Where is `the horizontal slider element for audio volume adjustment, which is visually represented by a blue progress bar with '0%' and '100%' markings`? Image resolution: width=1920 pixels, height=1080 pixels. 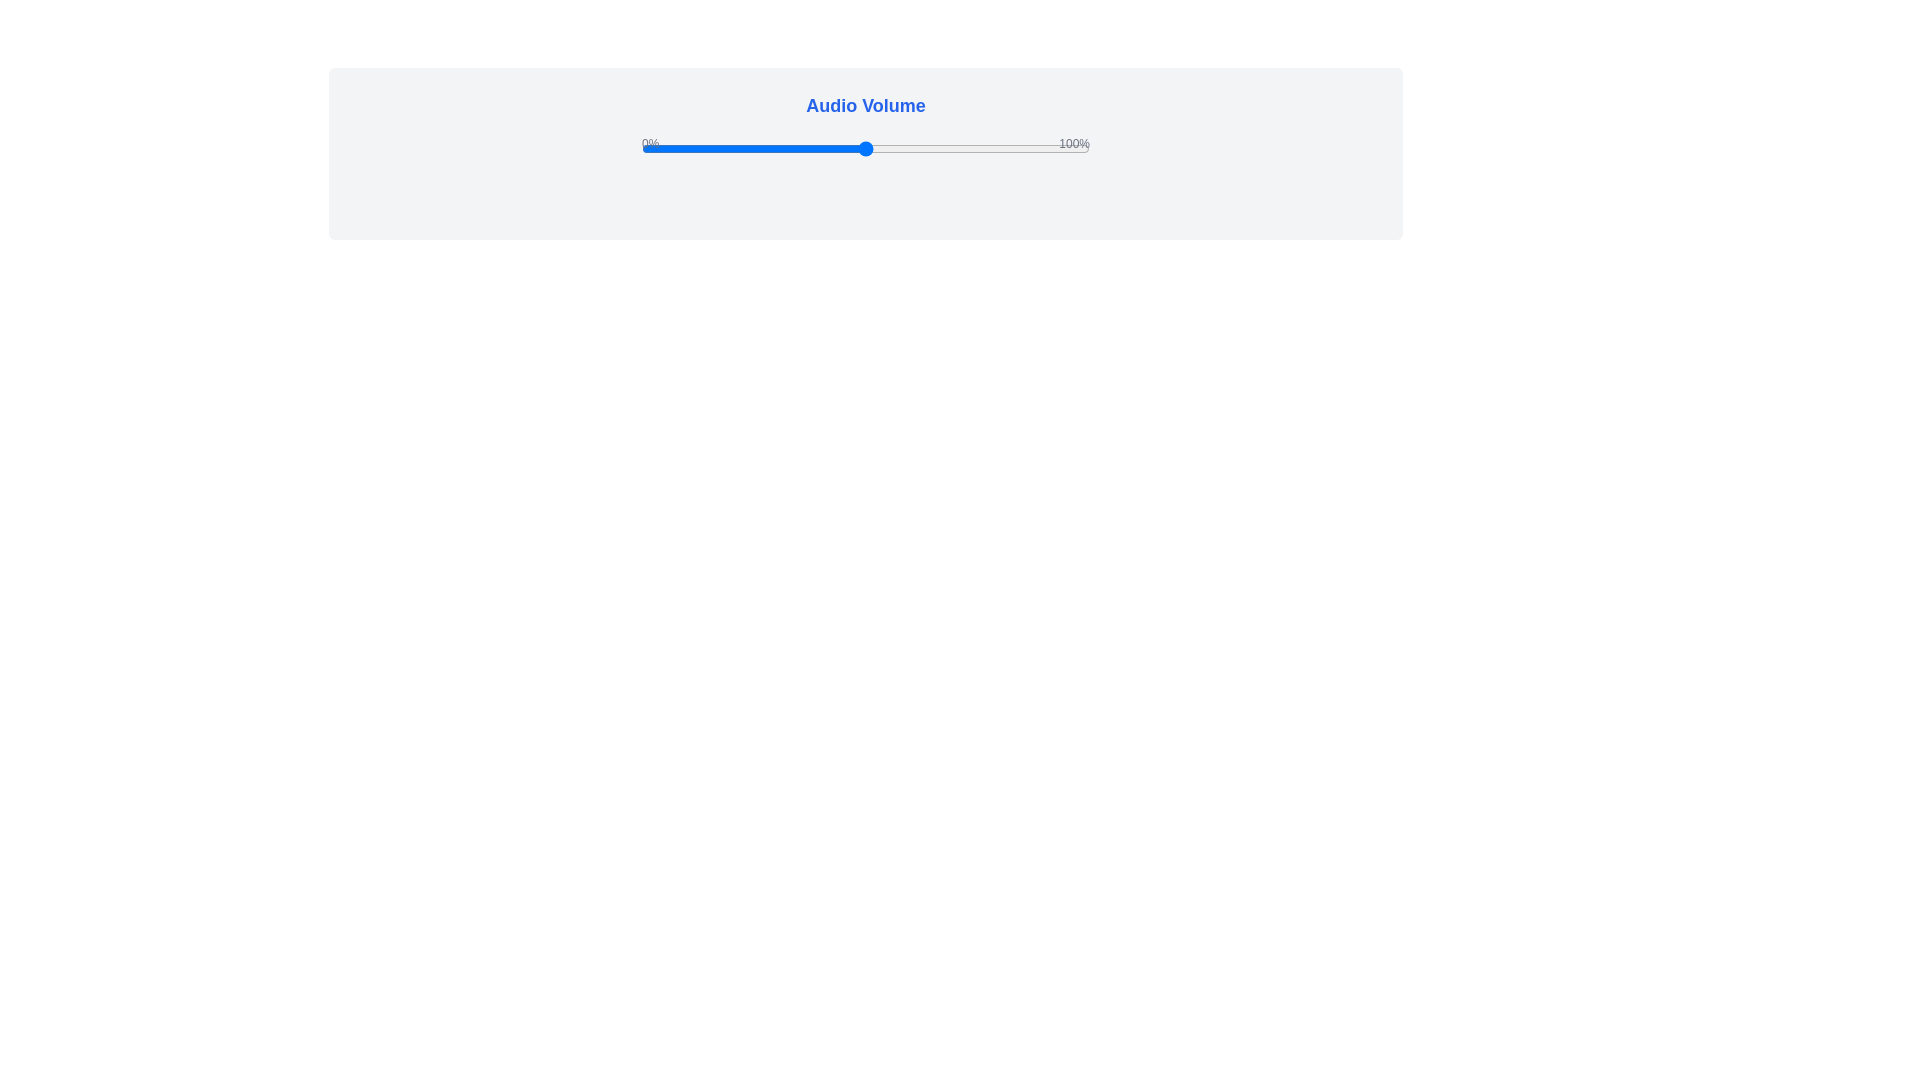
the horizontal slider element for audio volume adjustment, which is visually represented by a blue progress bar with '0%' and '100%' markings is located at coordinates (865, 146).